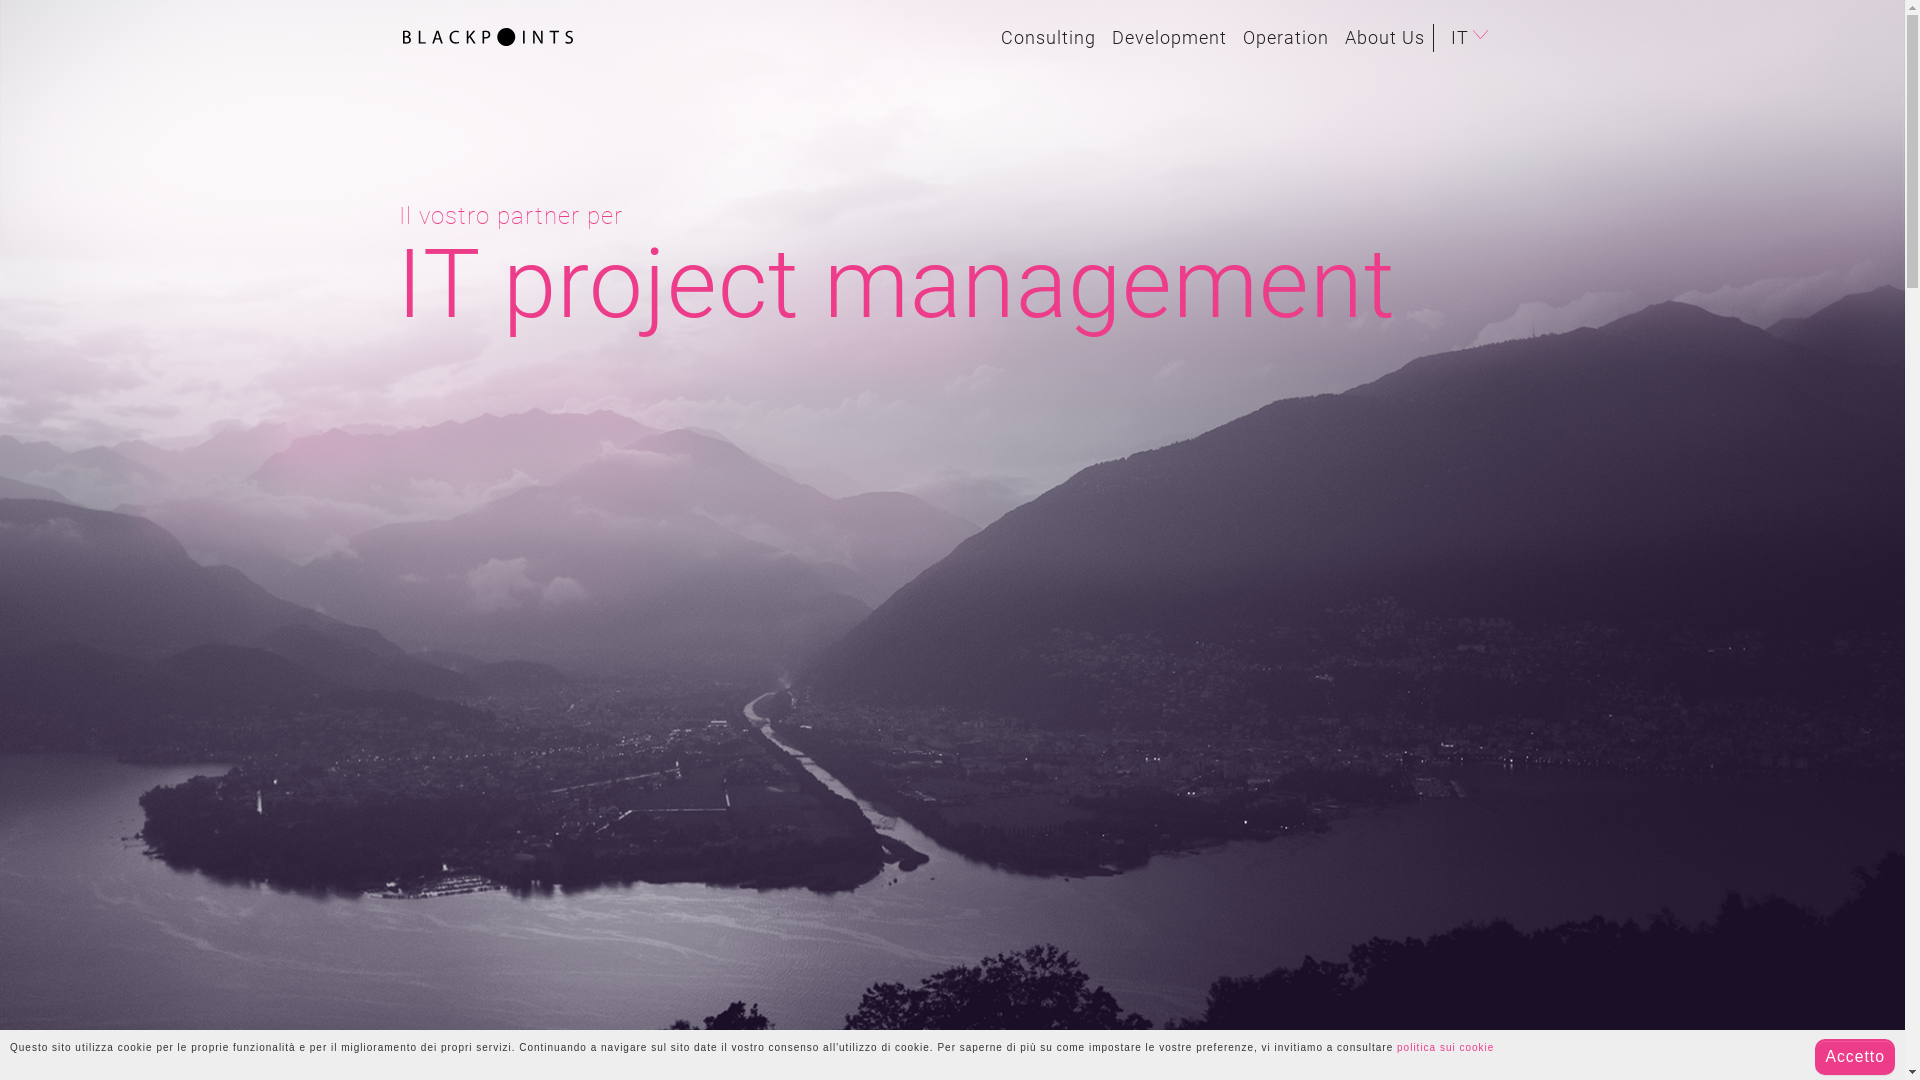  What do you see at coordinates (1472, 38) in the screenshot?
I see `'IT'` at bounding box center [1472, 38].